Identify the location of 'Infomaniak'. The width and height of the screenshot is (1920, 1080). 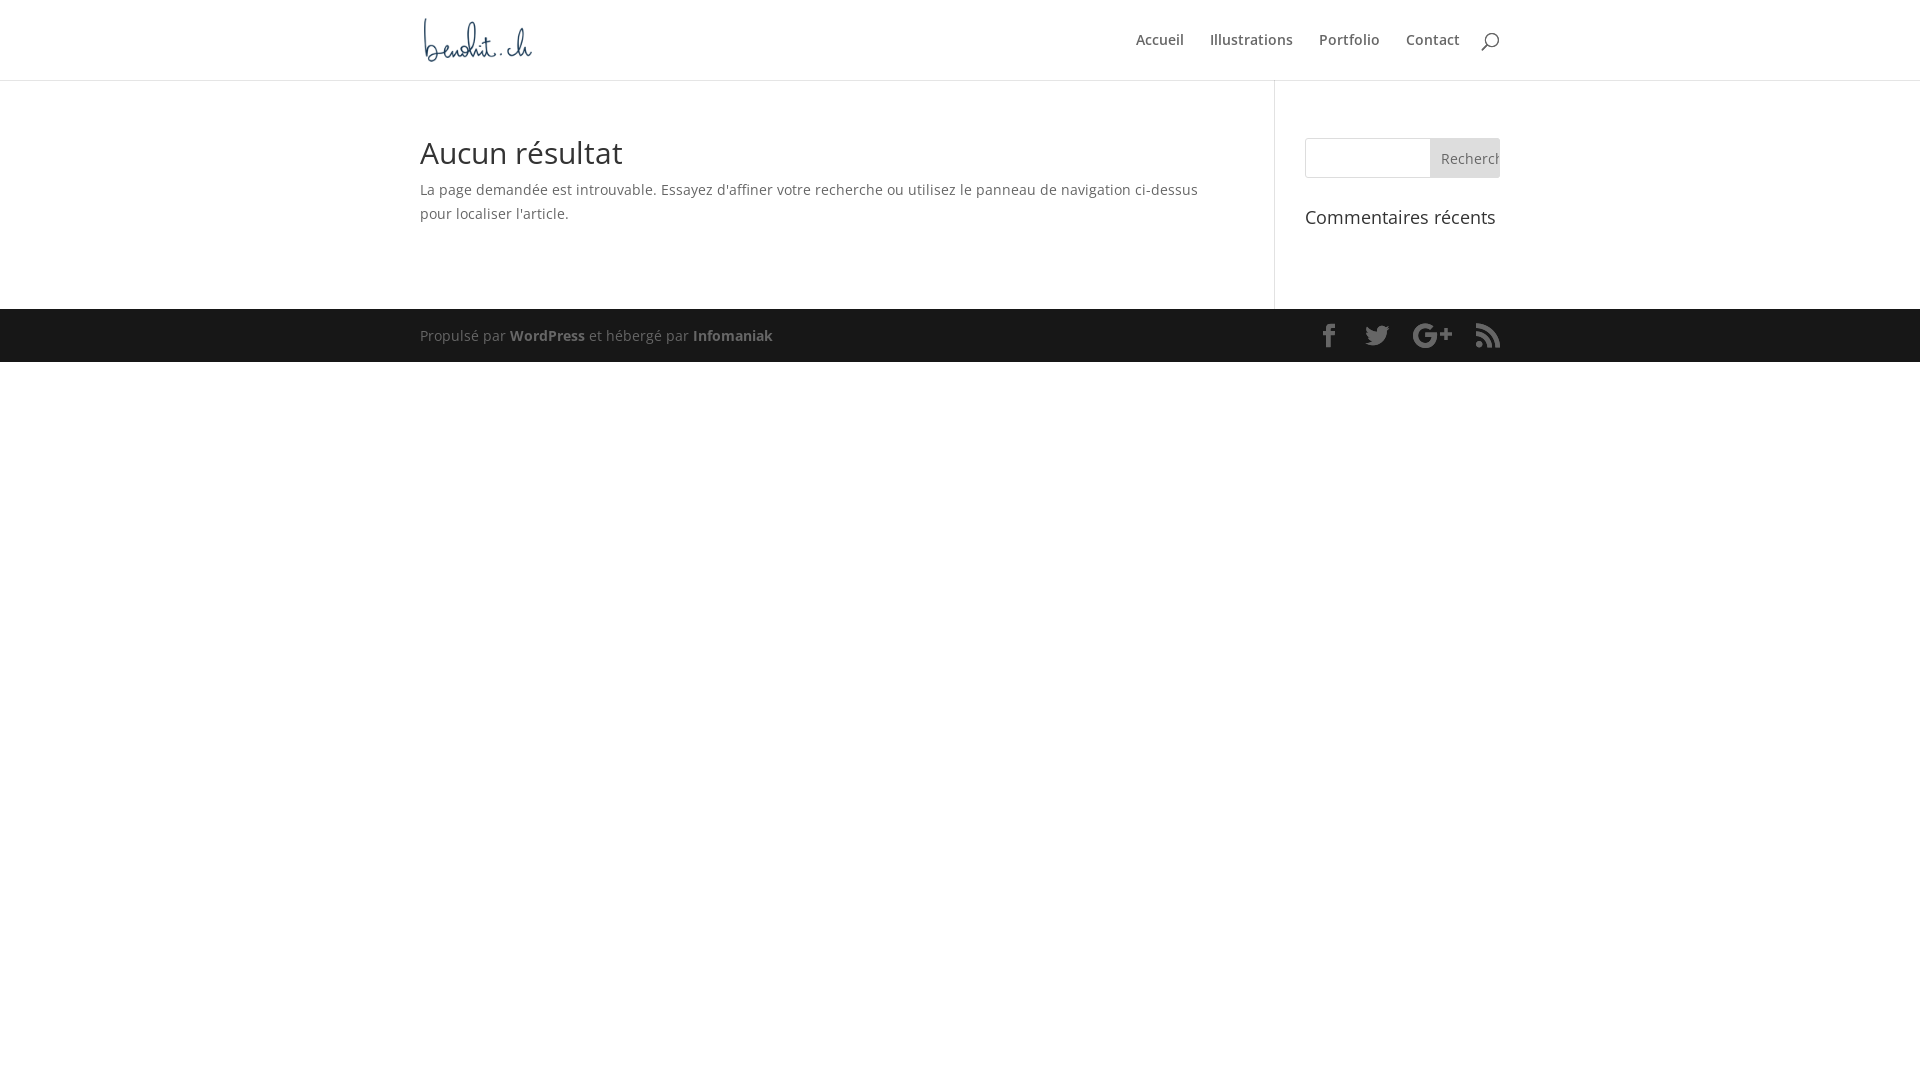
(732, 334).